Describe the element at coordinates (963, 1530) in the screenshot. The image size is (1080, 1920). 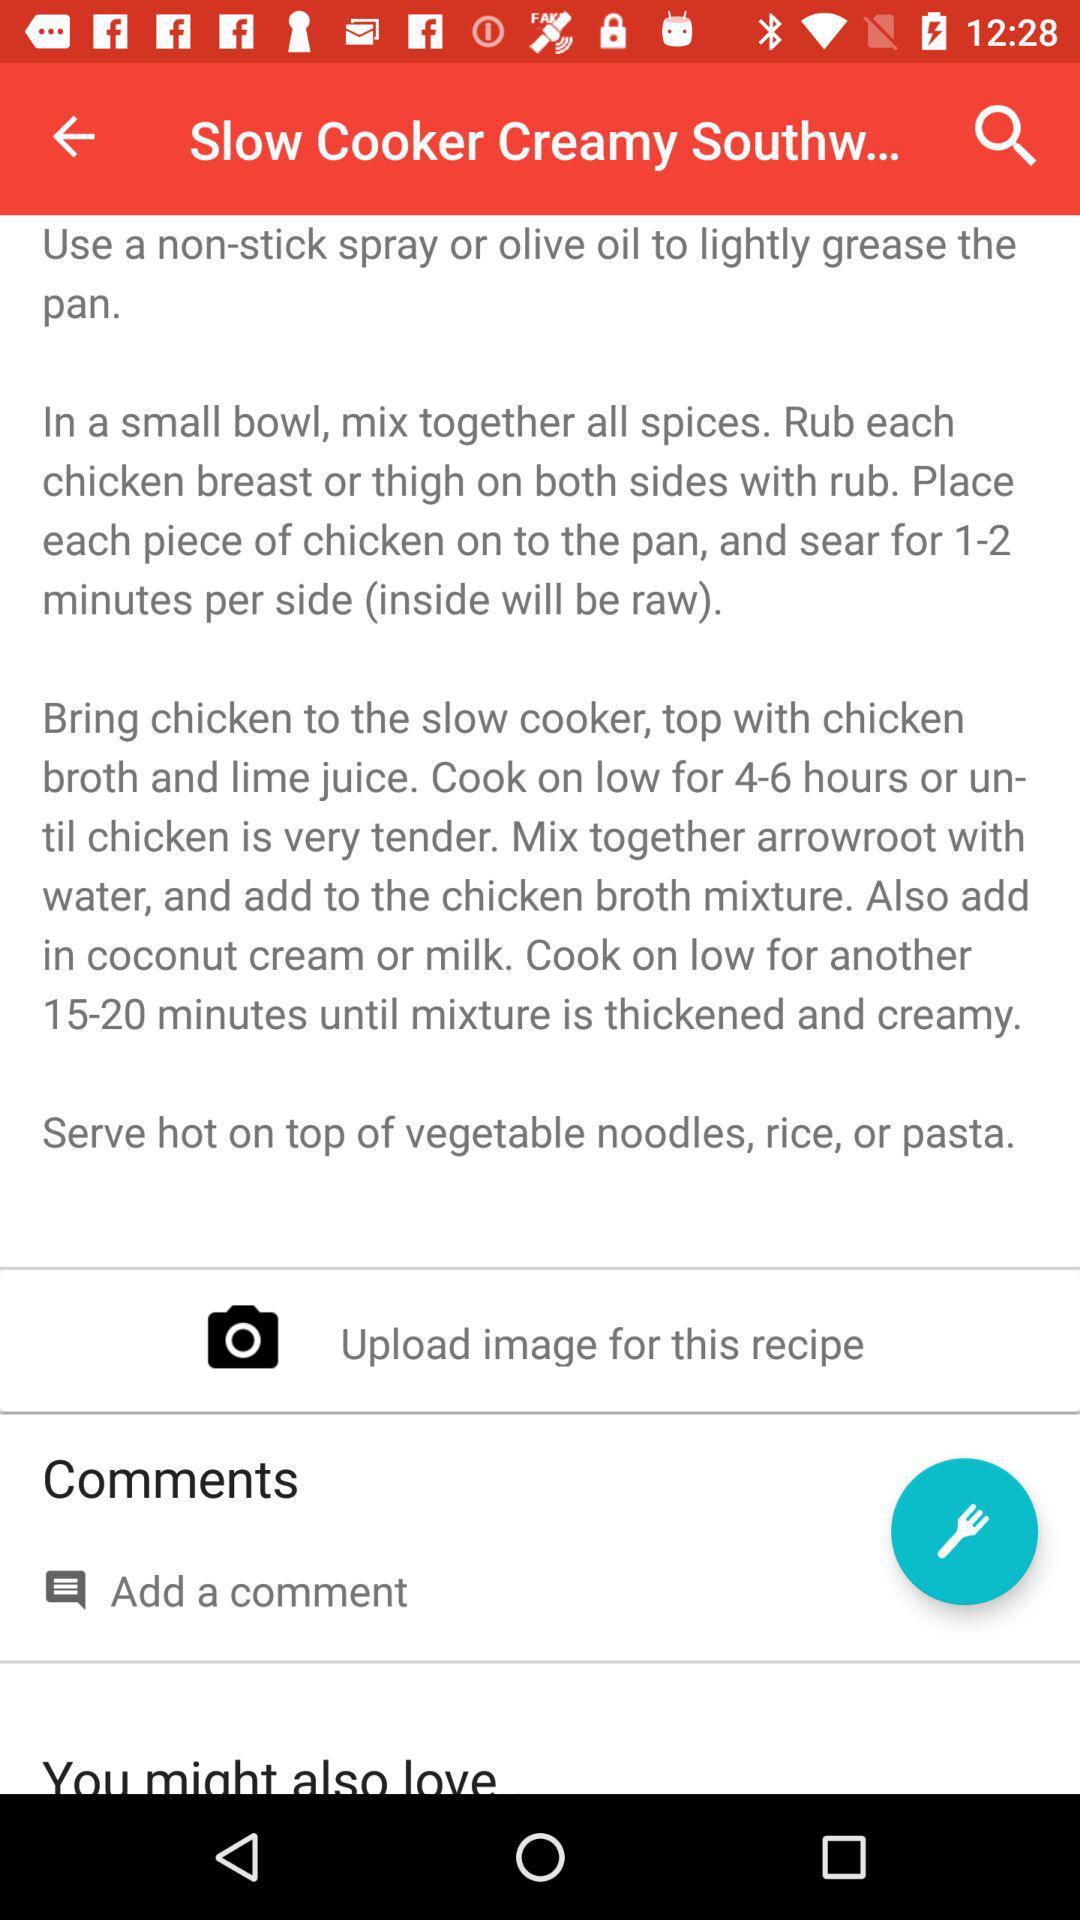
I see `icon at the bottom right corner` at that location.